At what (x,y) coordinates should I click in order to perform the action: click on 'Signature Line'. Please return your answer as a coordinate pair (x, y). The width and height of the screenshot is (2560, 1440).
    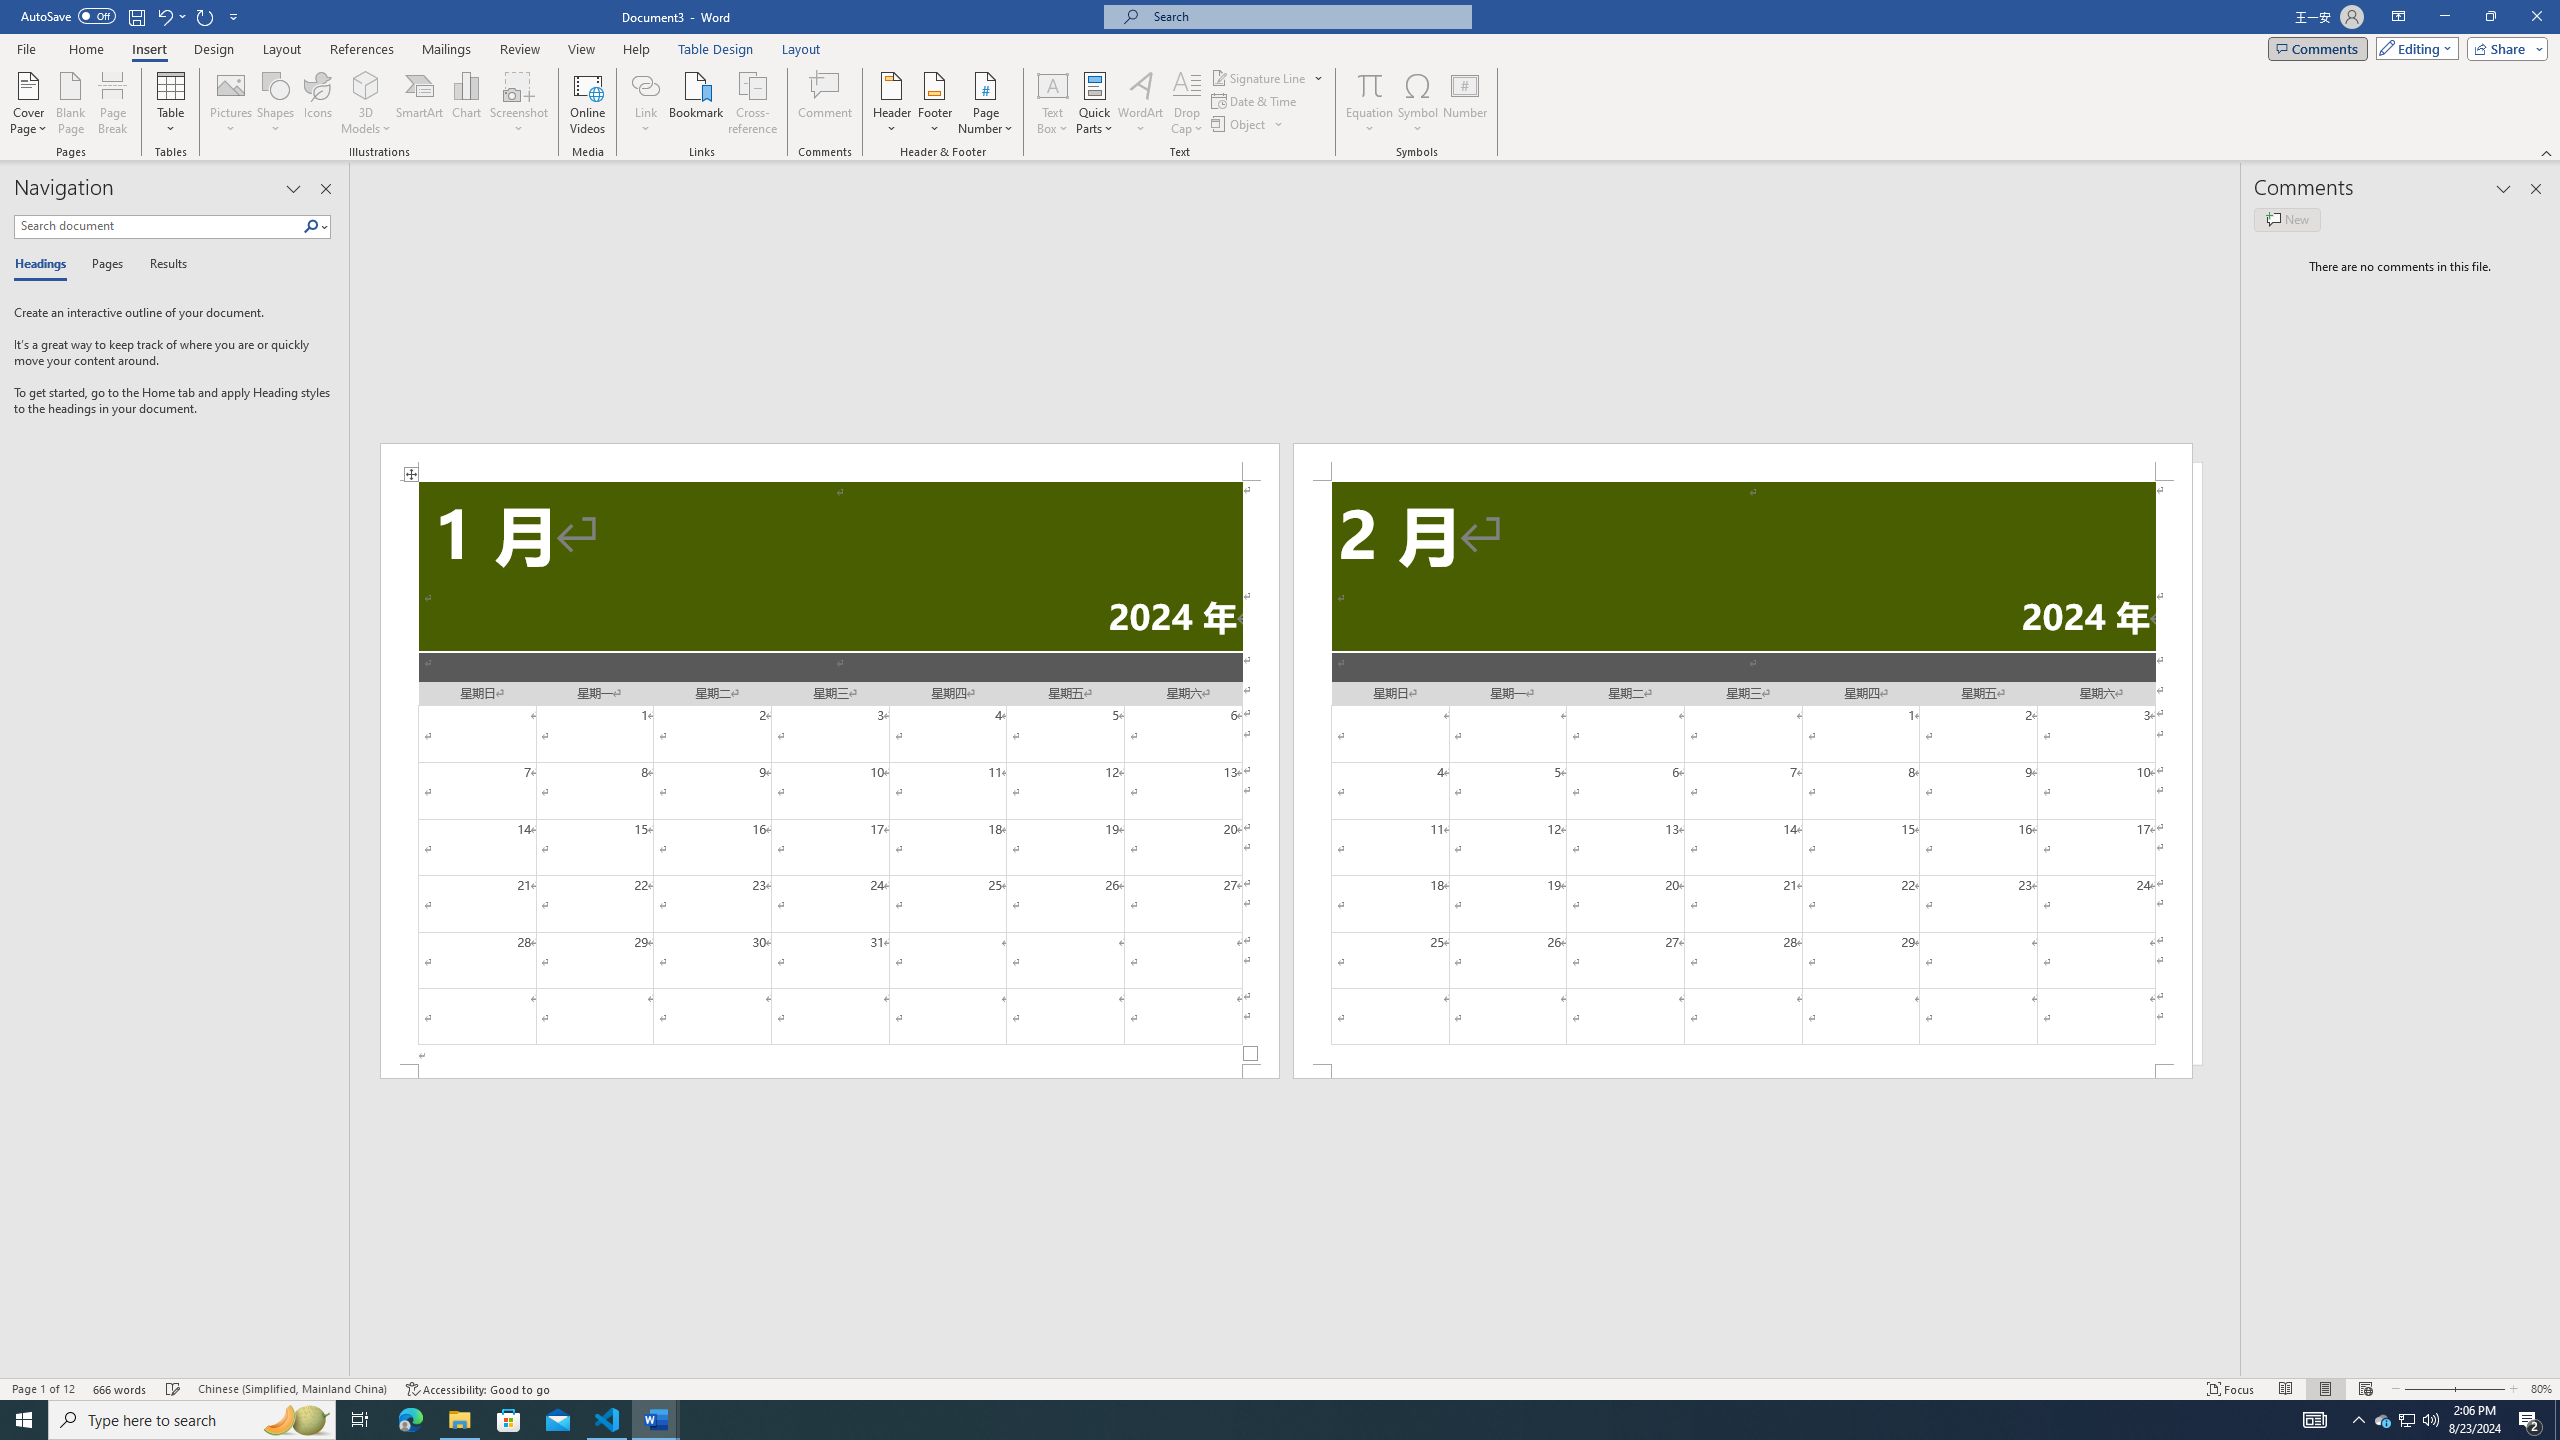
    Looking at the image, I should click on (1267, 77).